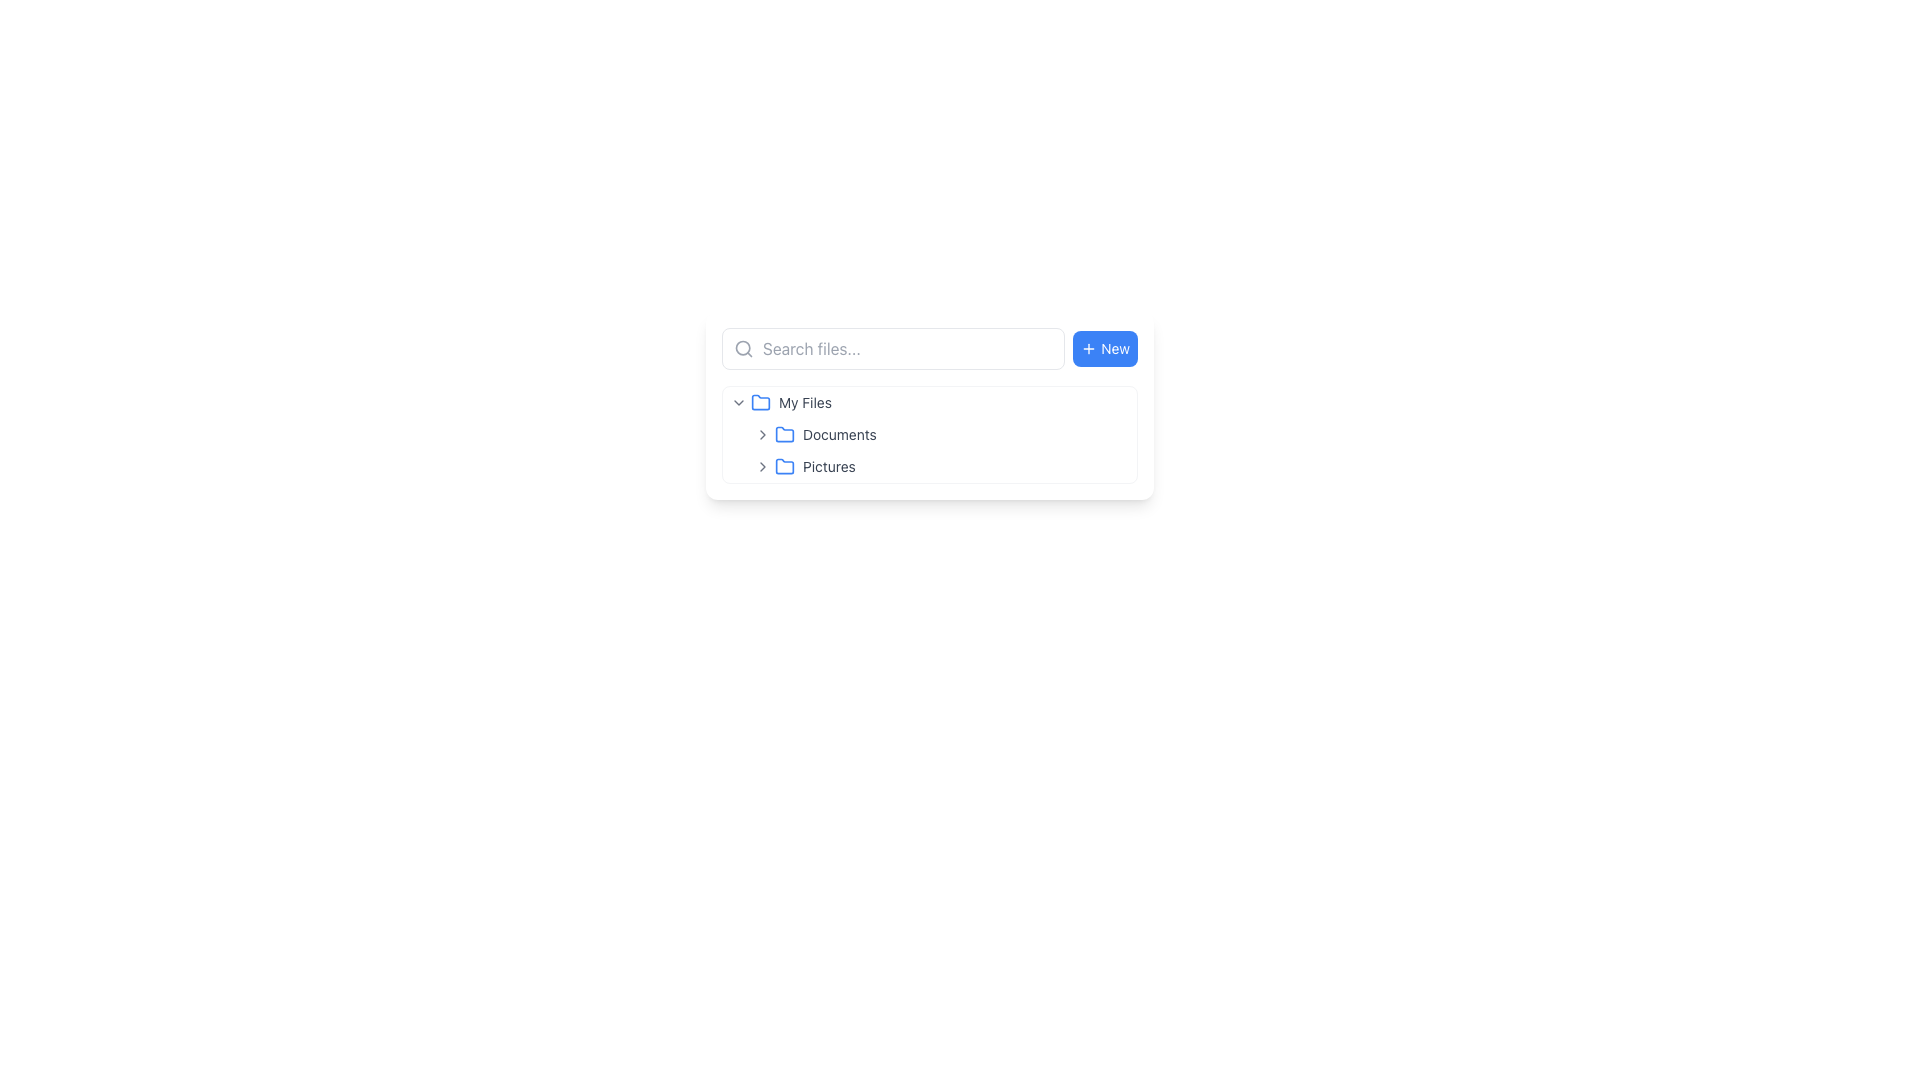 The width and height of the screenshot is (1920, 1080). What do you see at coordinates (805, 402) in the screenshot?
I see `the 'My Files' text label` at bounding box center [805, 402].